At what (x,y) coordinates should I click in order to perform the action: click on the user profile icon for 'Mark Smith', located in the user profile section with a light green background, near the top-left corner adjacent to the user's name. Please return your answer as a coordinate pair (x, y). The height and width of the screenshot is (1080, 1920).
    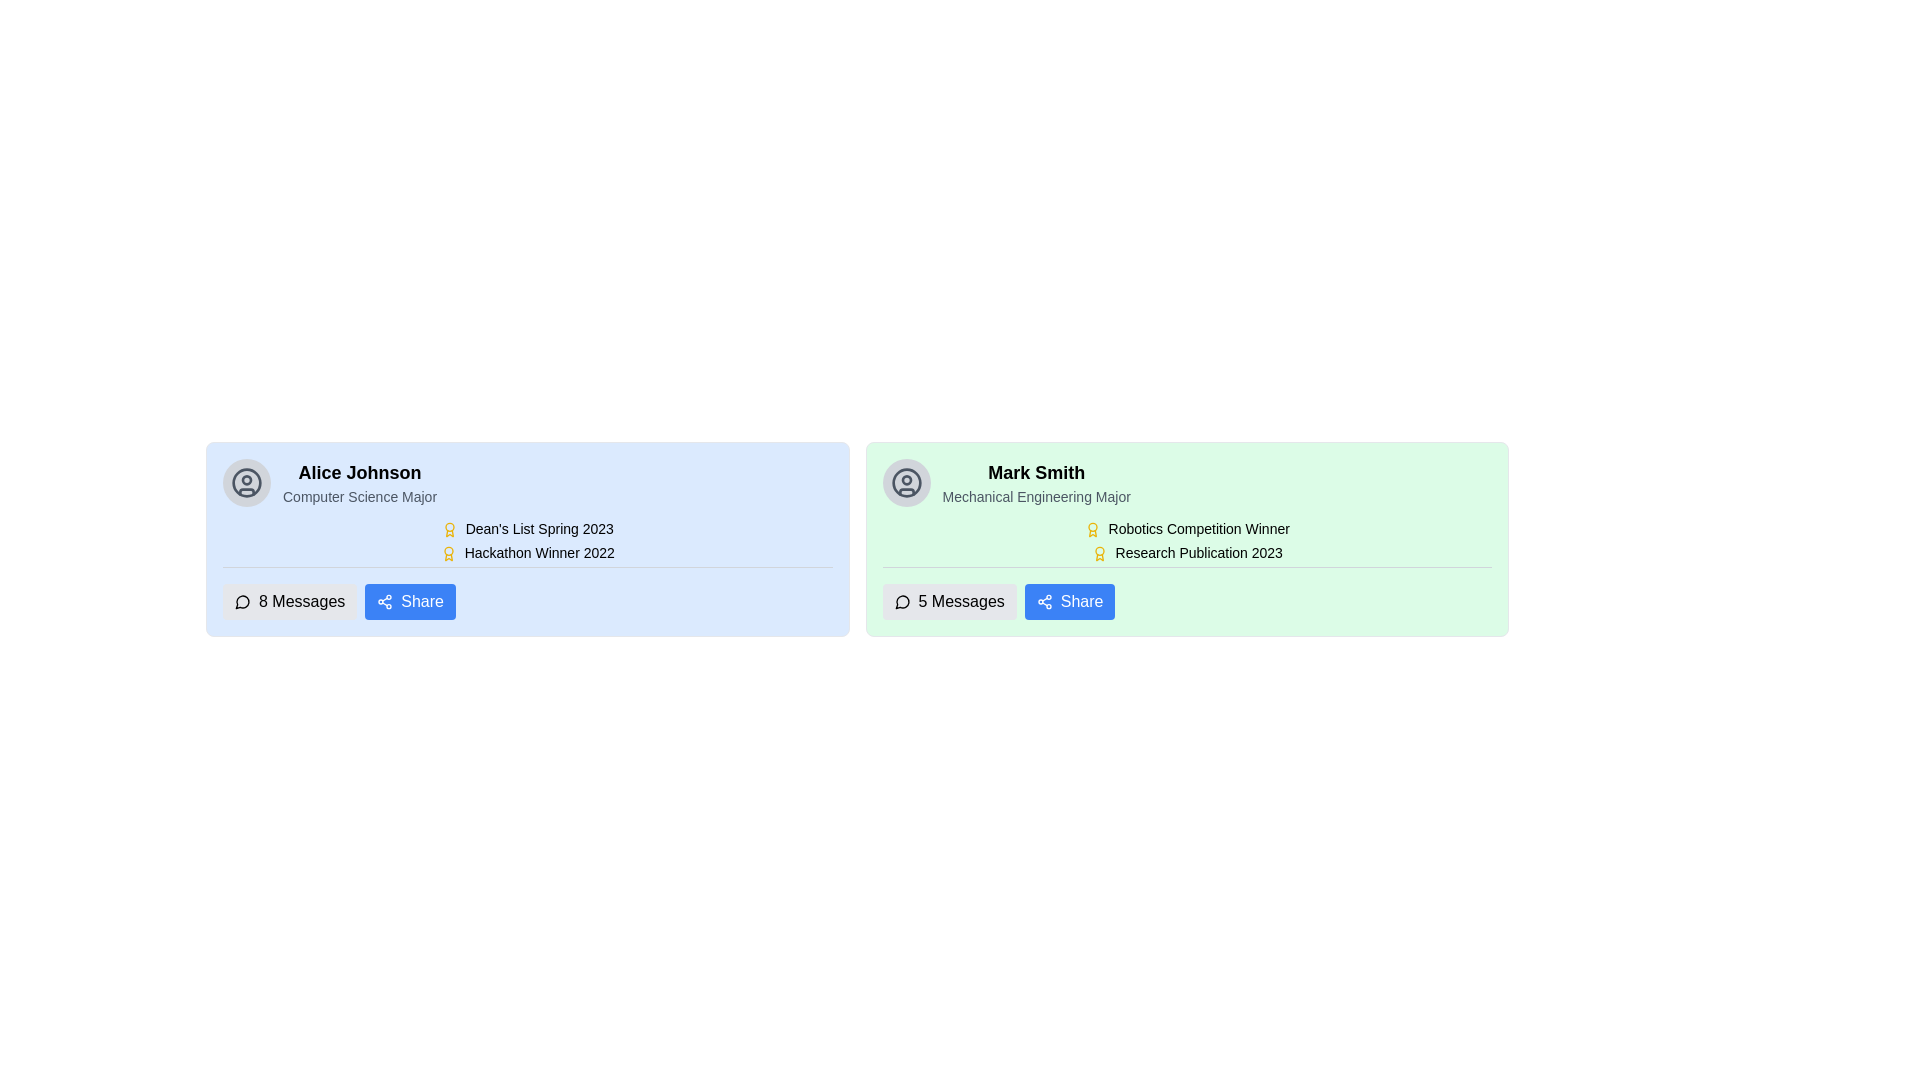
    Looking at the image, I should click on (905, 482).